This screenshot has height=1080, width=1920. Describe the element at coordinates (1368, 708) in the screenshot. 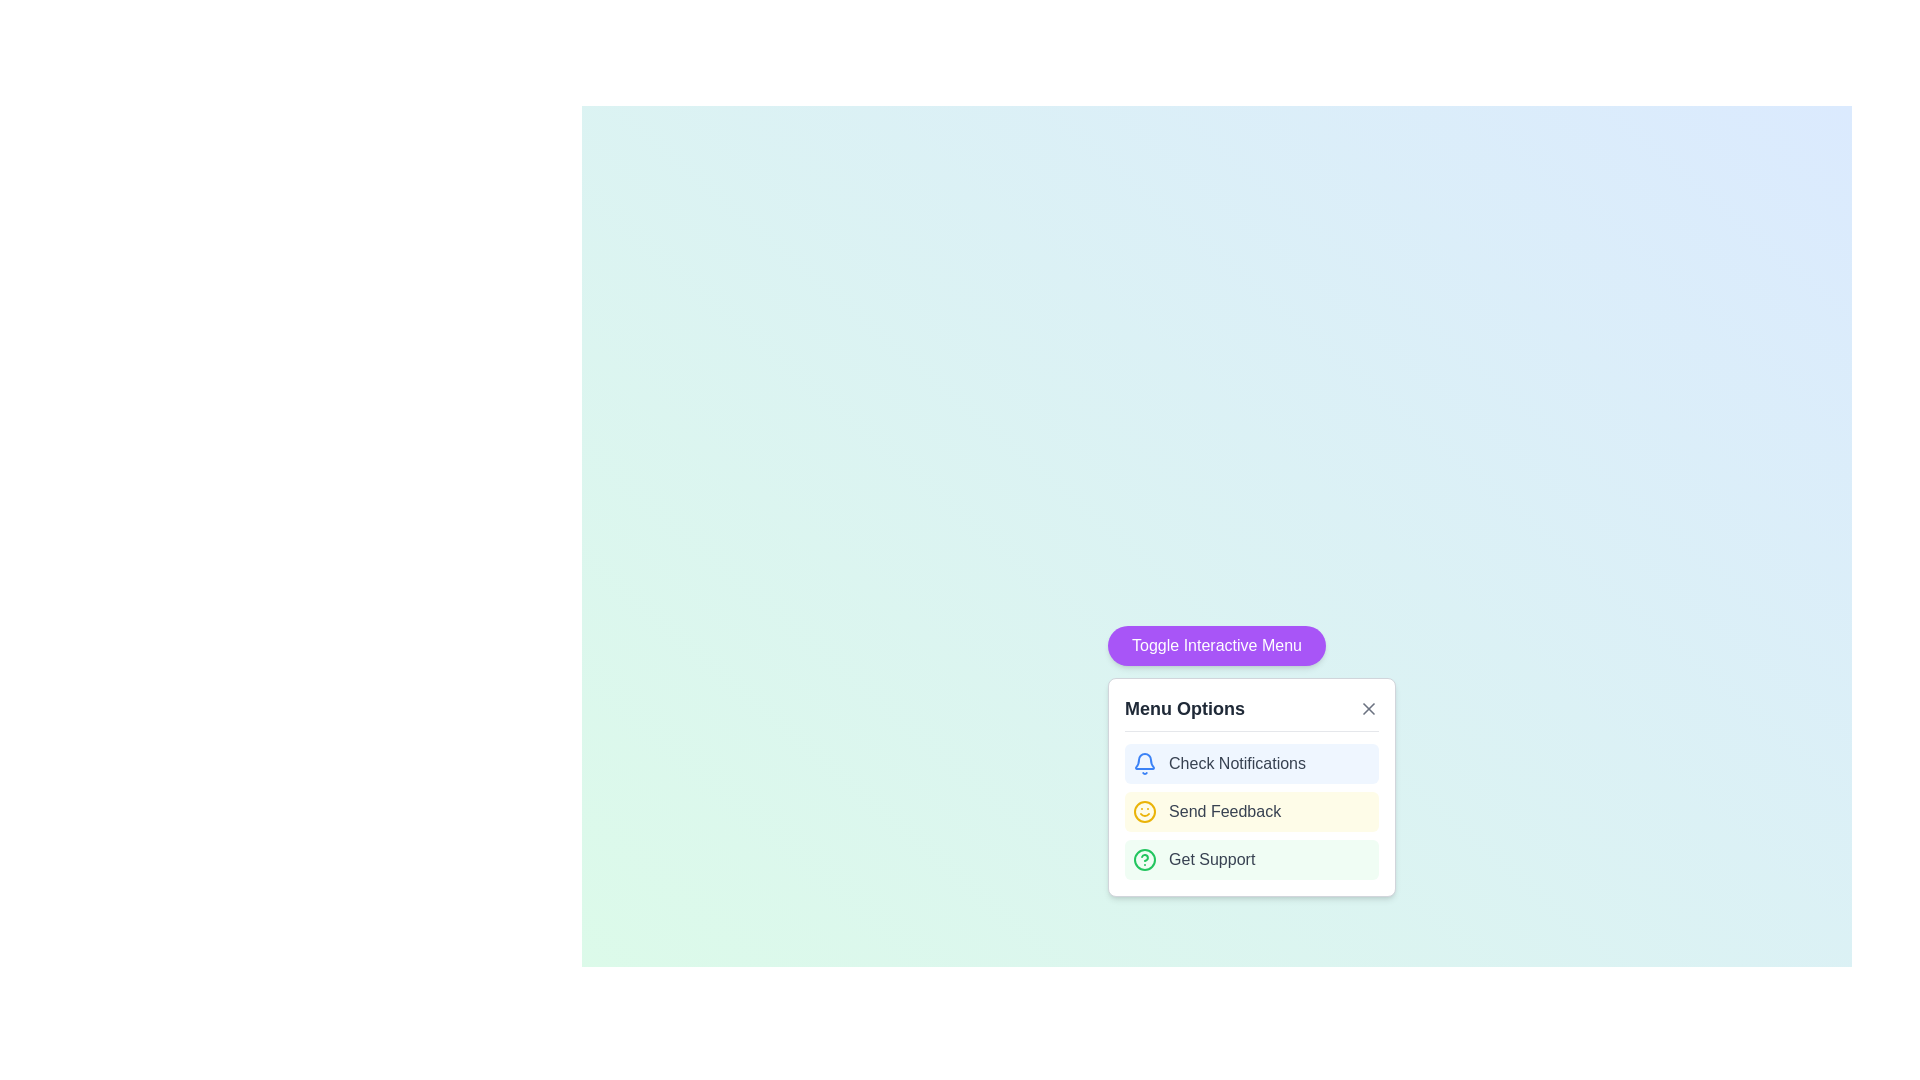

I see `the close button located at the upper-right corner of the 'Menu Options' section` at that location.